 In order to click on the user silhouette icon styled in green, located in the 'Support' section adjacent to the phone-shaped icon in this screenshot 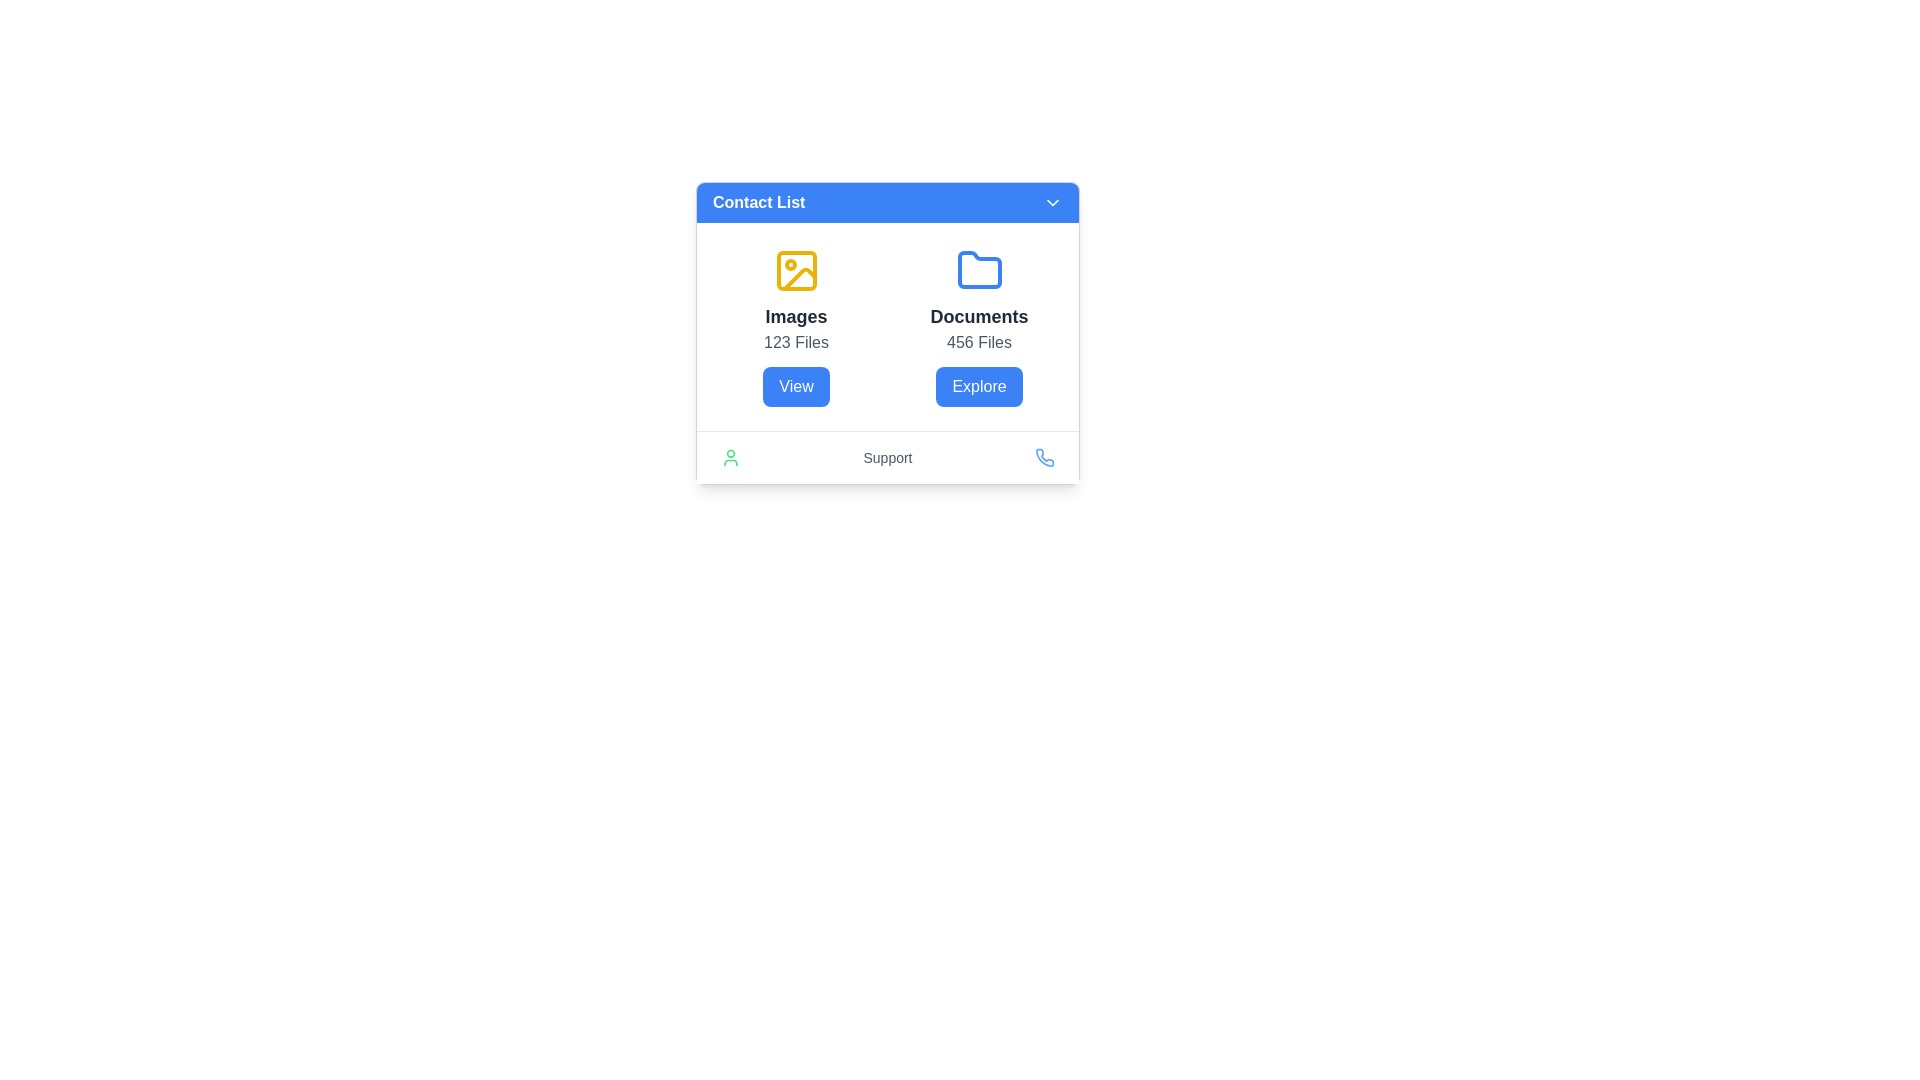, I will do `click(729, 458)`.